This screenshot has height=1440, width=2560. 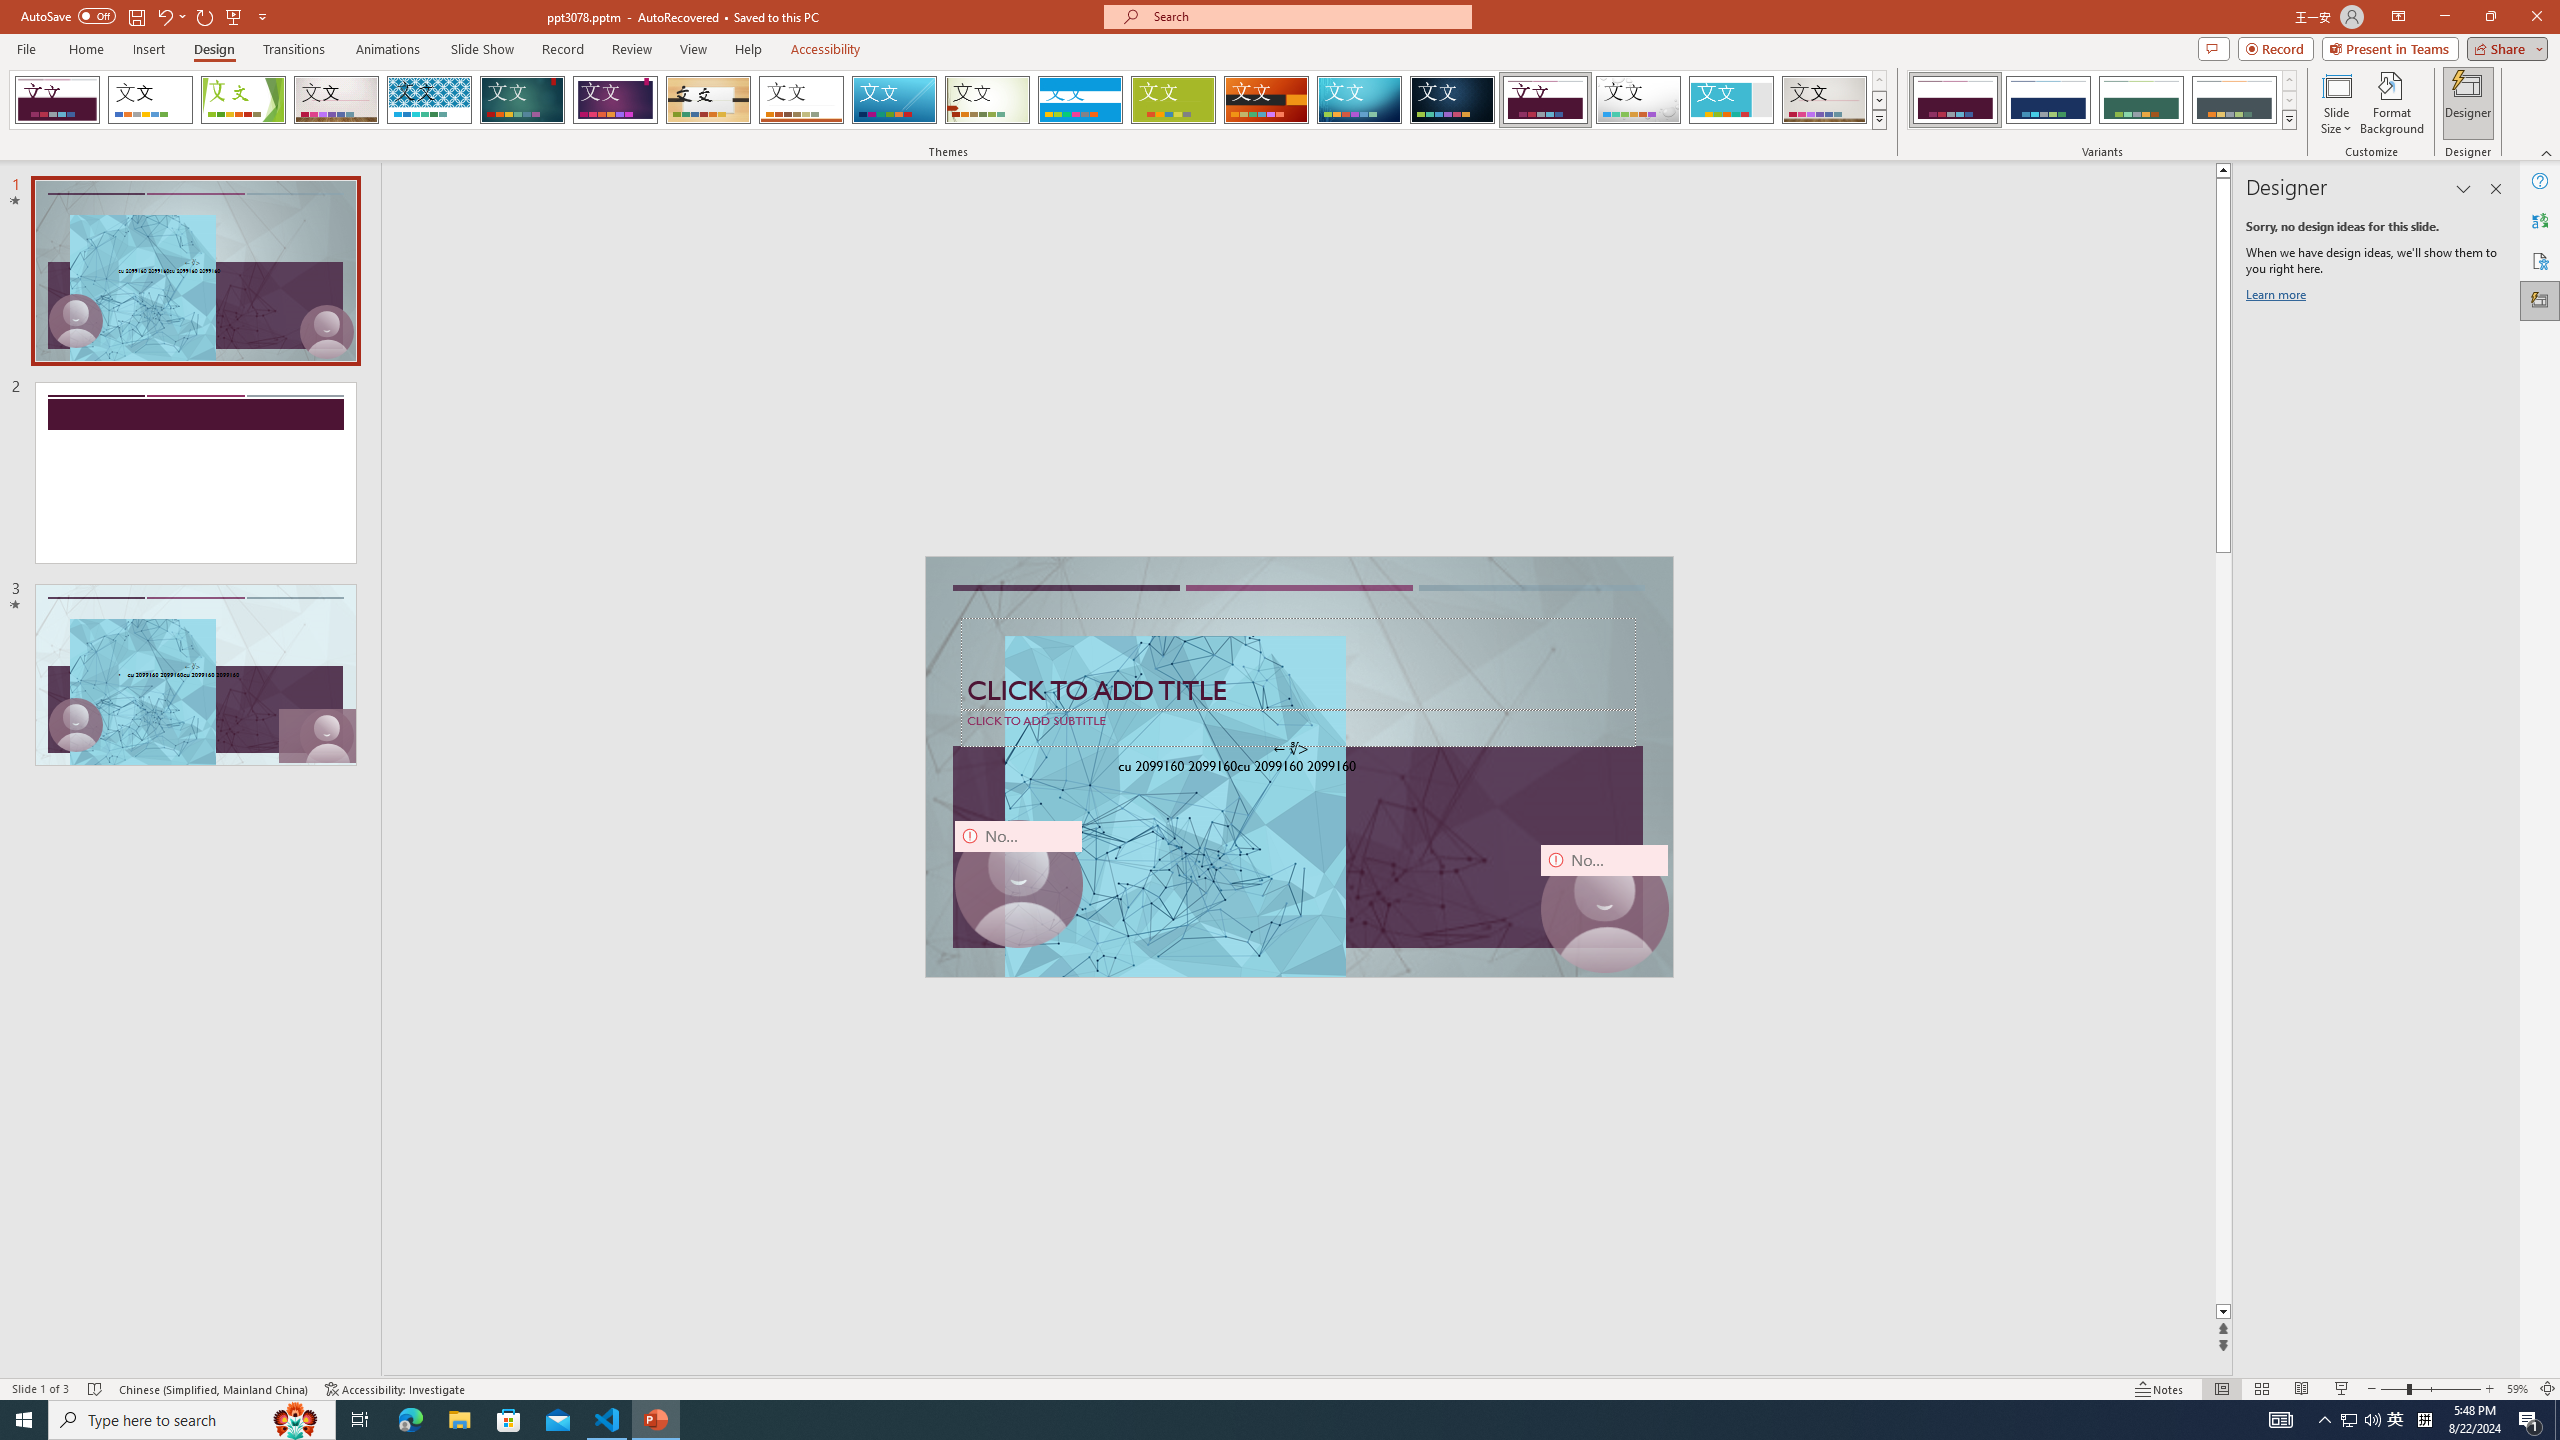 I want to click on 'Learn more', so click(x=2278, y=298).